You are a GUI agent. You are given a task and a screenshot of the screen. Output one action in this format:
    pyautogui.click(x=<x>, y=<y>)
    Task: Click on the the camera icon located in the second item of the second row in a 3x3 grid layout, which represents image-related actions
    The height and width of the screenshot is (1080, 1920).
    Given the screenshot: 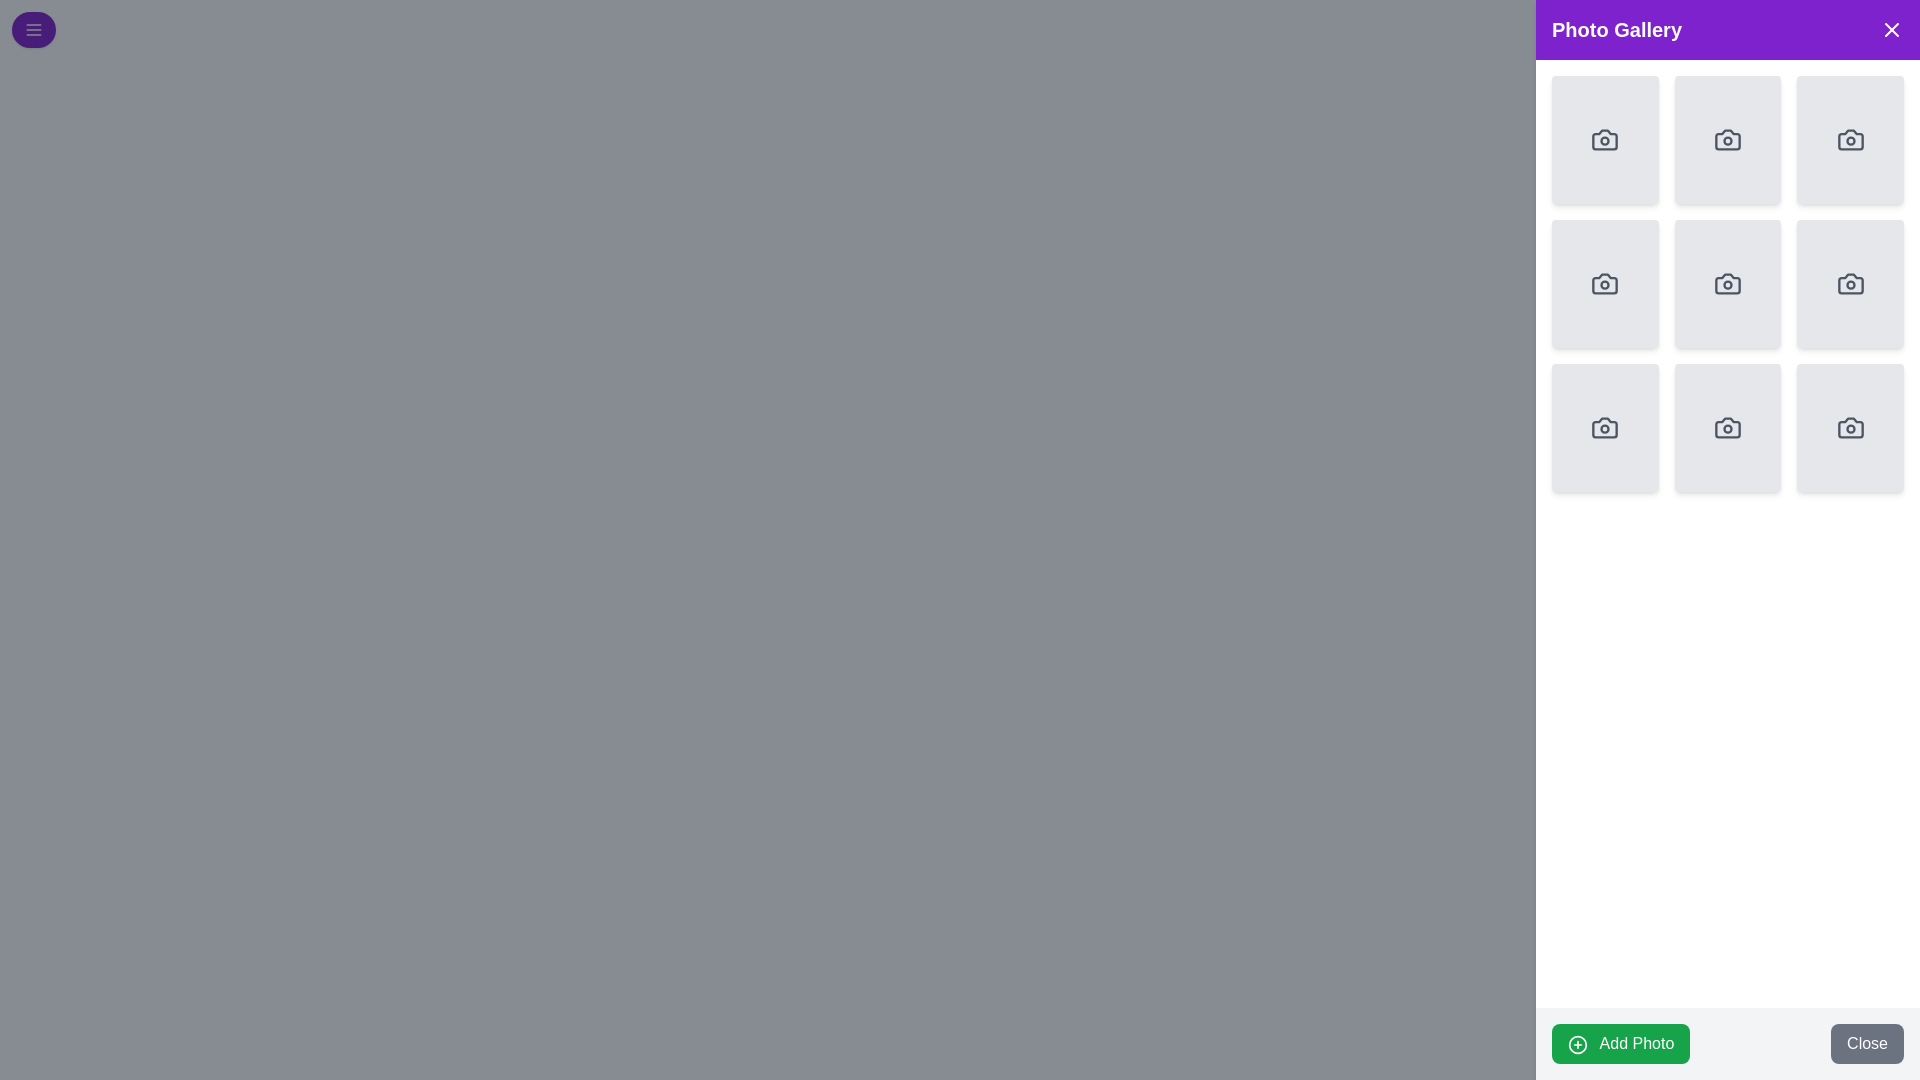 What is the action you would take?
    pyautogui.click(x=1605, y=284)
    